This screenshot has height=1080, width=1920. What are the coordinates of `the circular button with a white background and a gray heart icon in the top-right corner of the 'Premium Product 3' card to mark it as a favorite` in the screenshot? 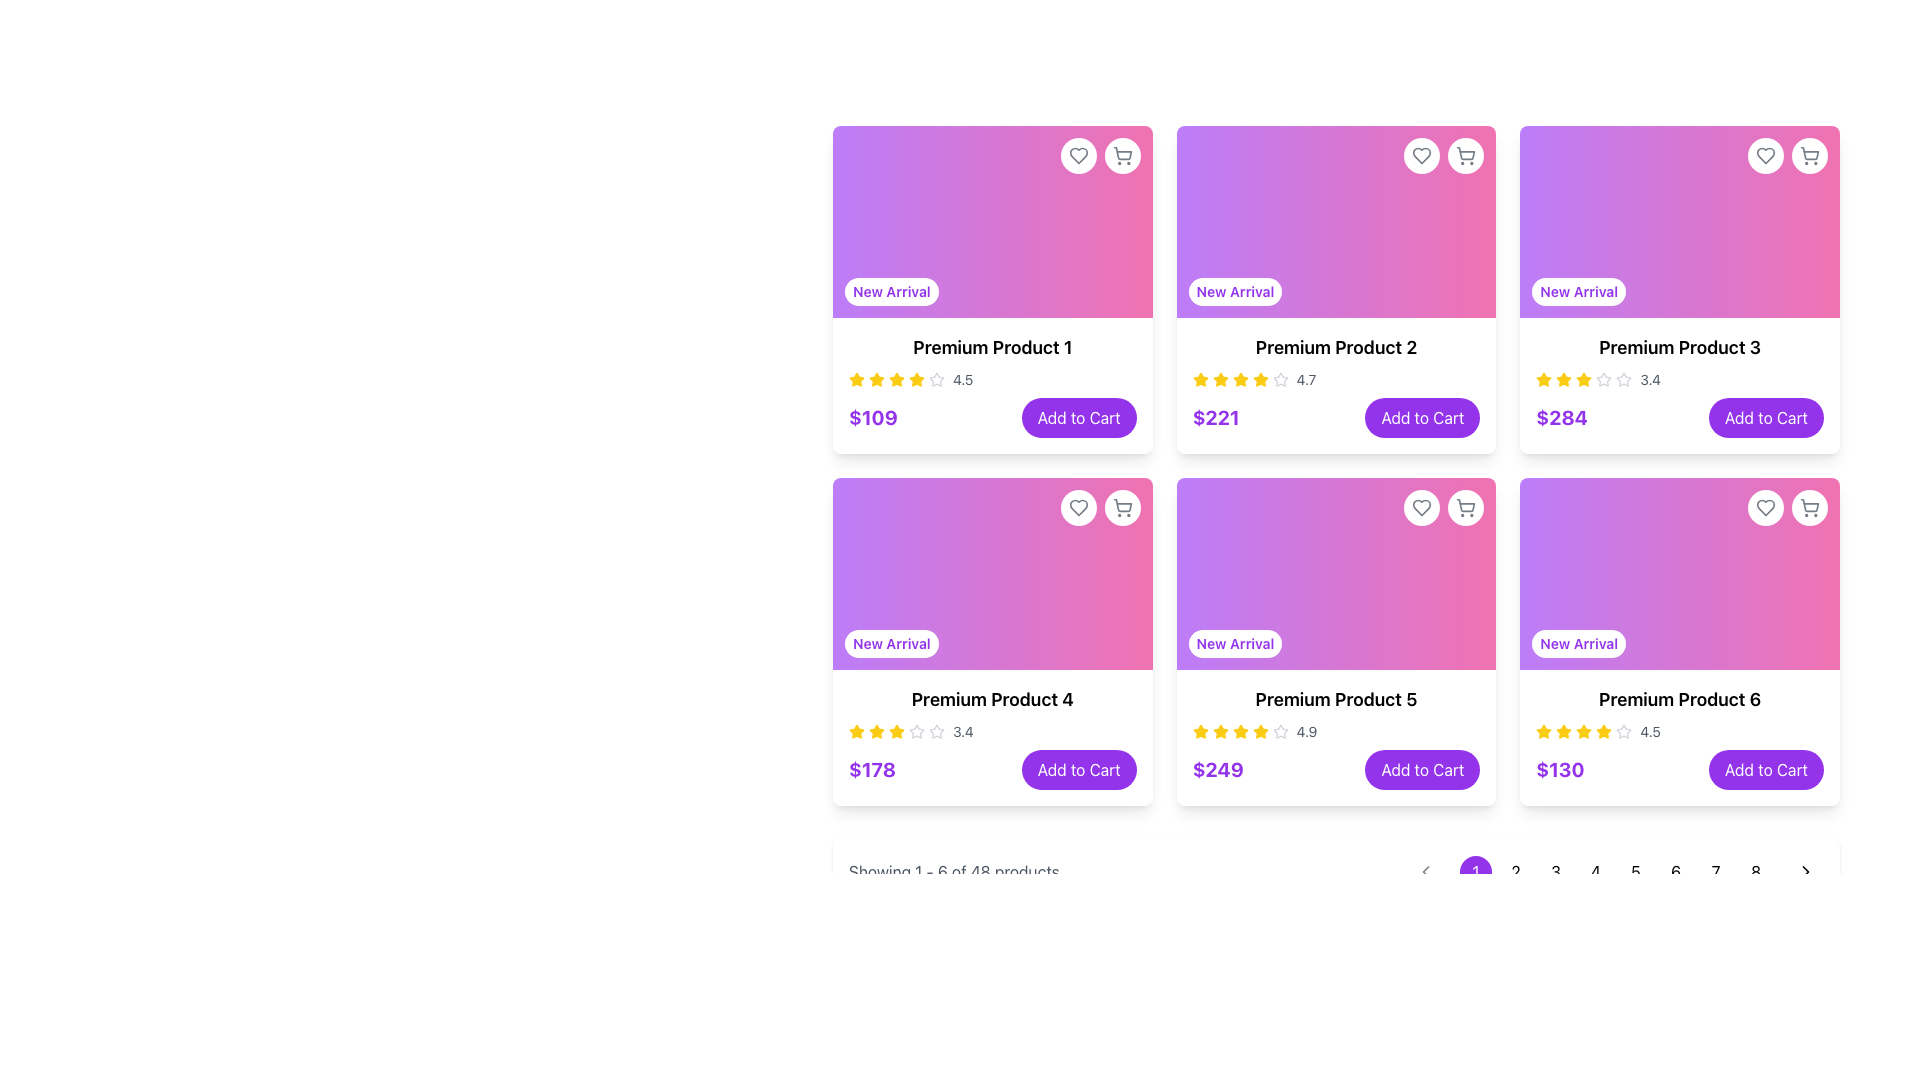 It's located at (1766, 154).